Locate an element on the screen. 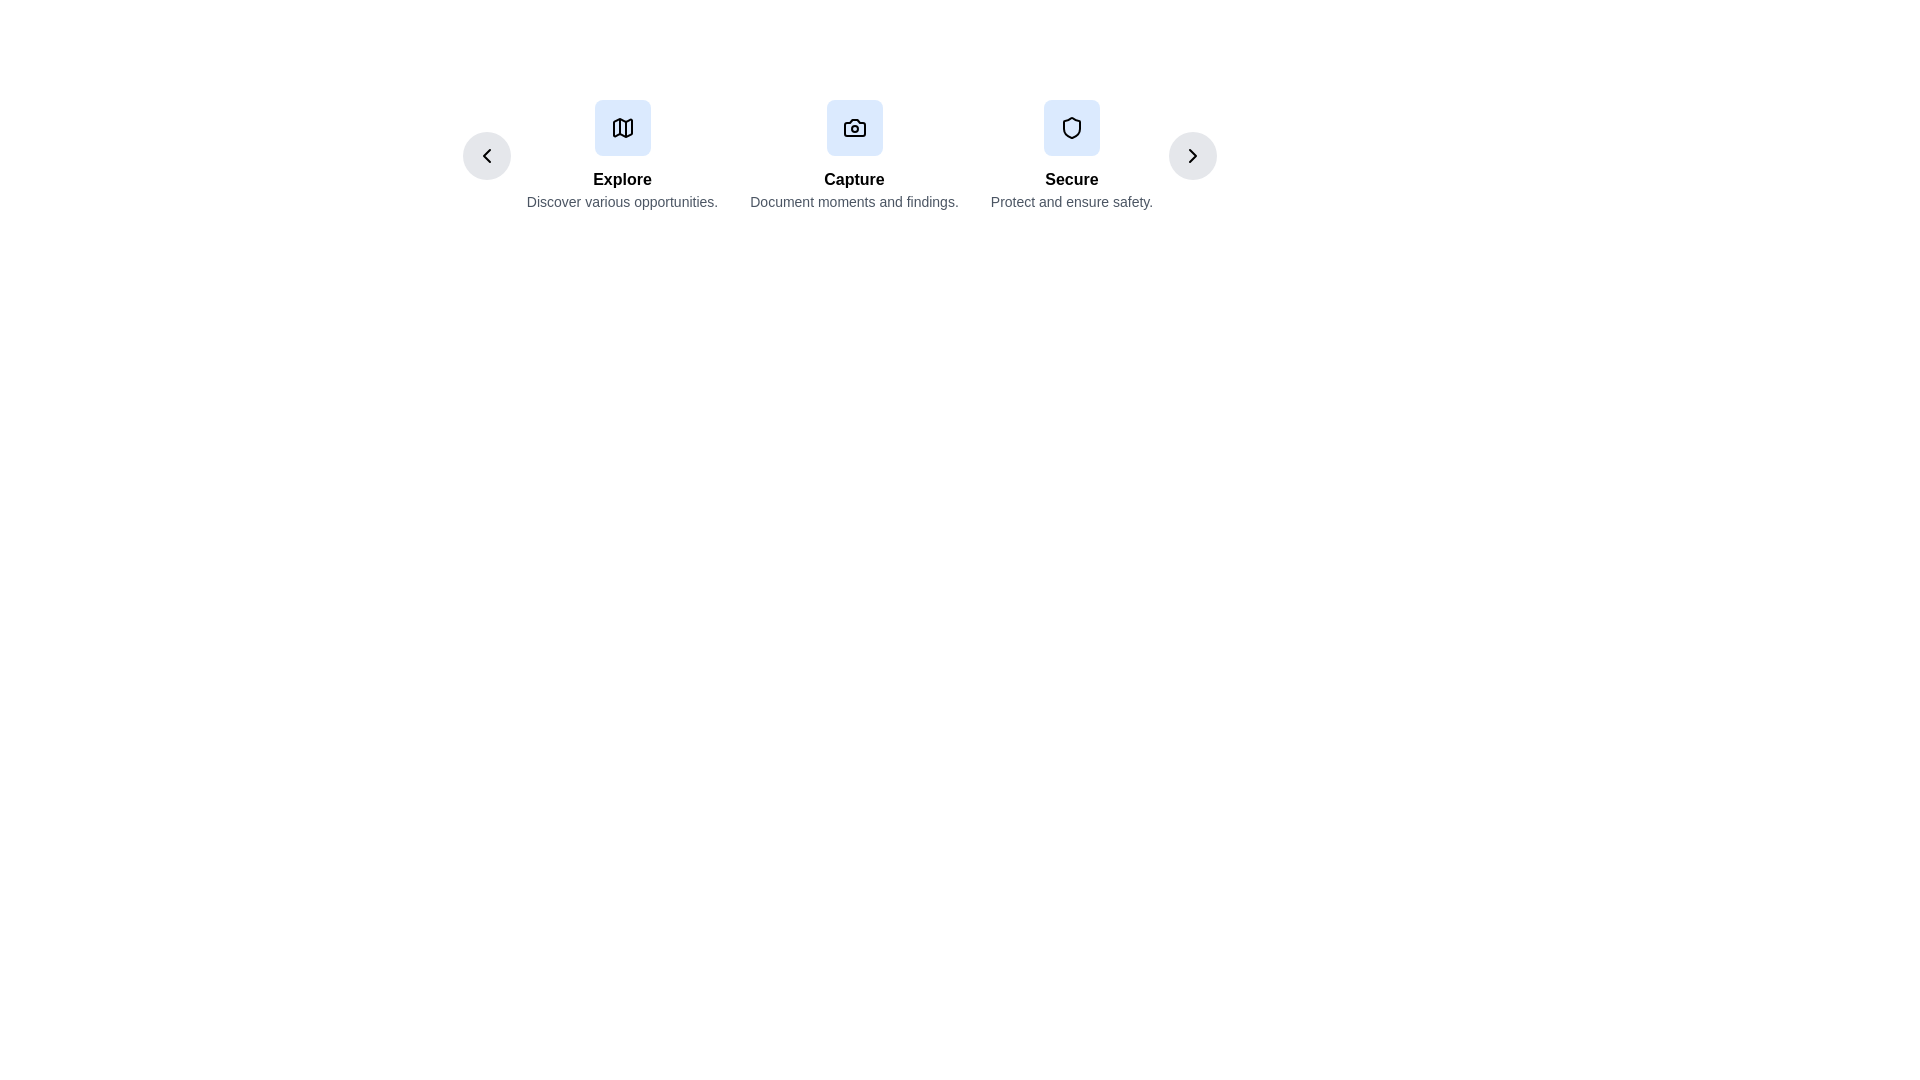 Image resolution: width=1920 pixels, height=1080 pixels. the Decorative icon with a shield shape, which is centered within a light blue rounded rectangle in the 'Secure' section of the interface is located at coordinates (1070, 127).